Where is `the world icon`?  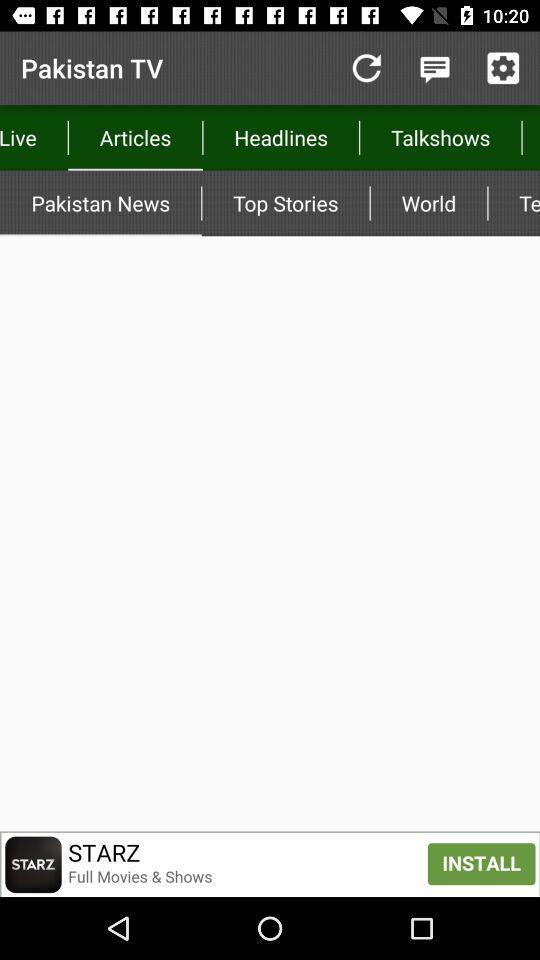
the world icon is located at coordinates (427, 203).